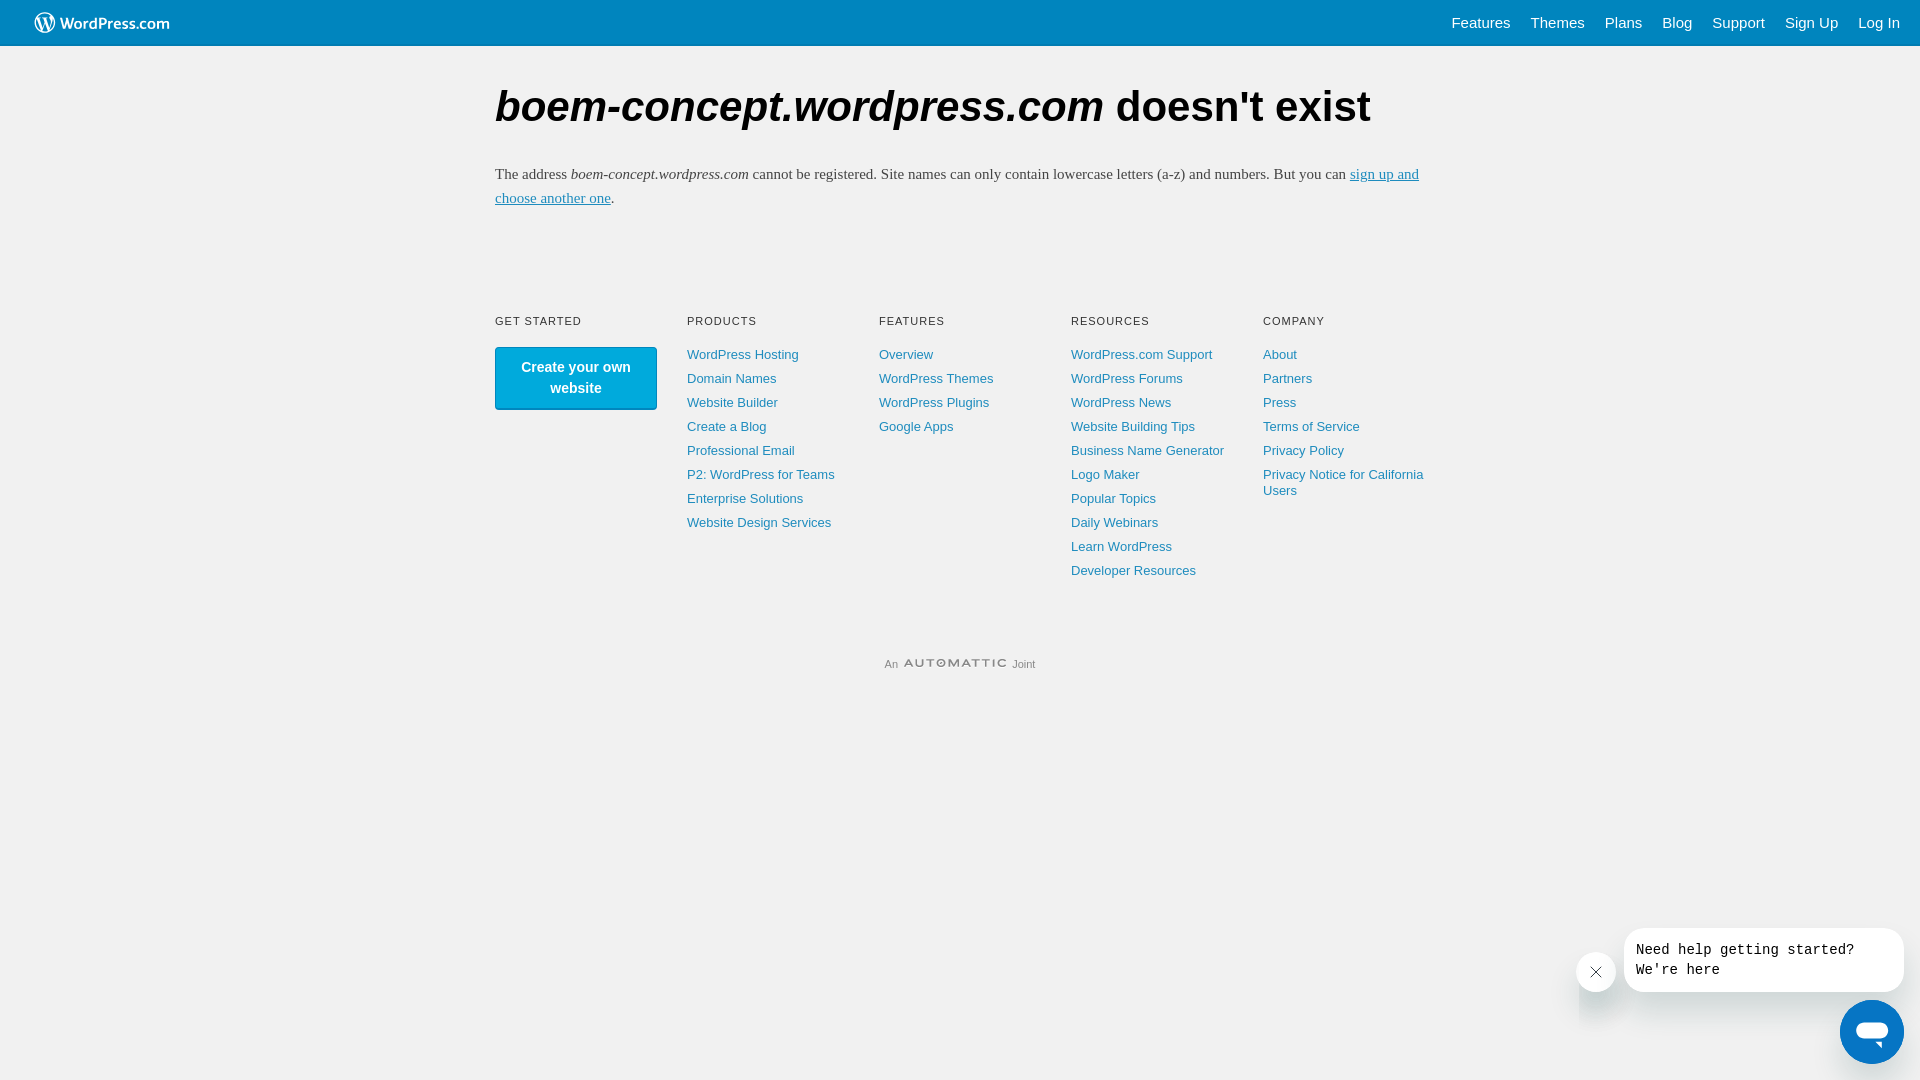 The image size is (1920, 1080). I want to click on 'Popular Topics', so click(1069, 497).